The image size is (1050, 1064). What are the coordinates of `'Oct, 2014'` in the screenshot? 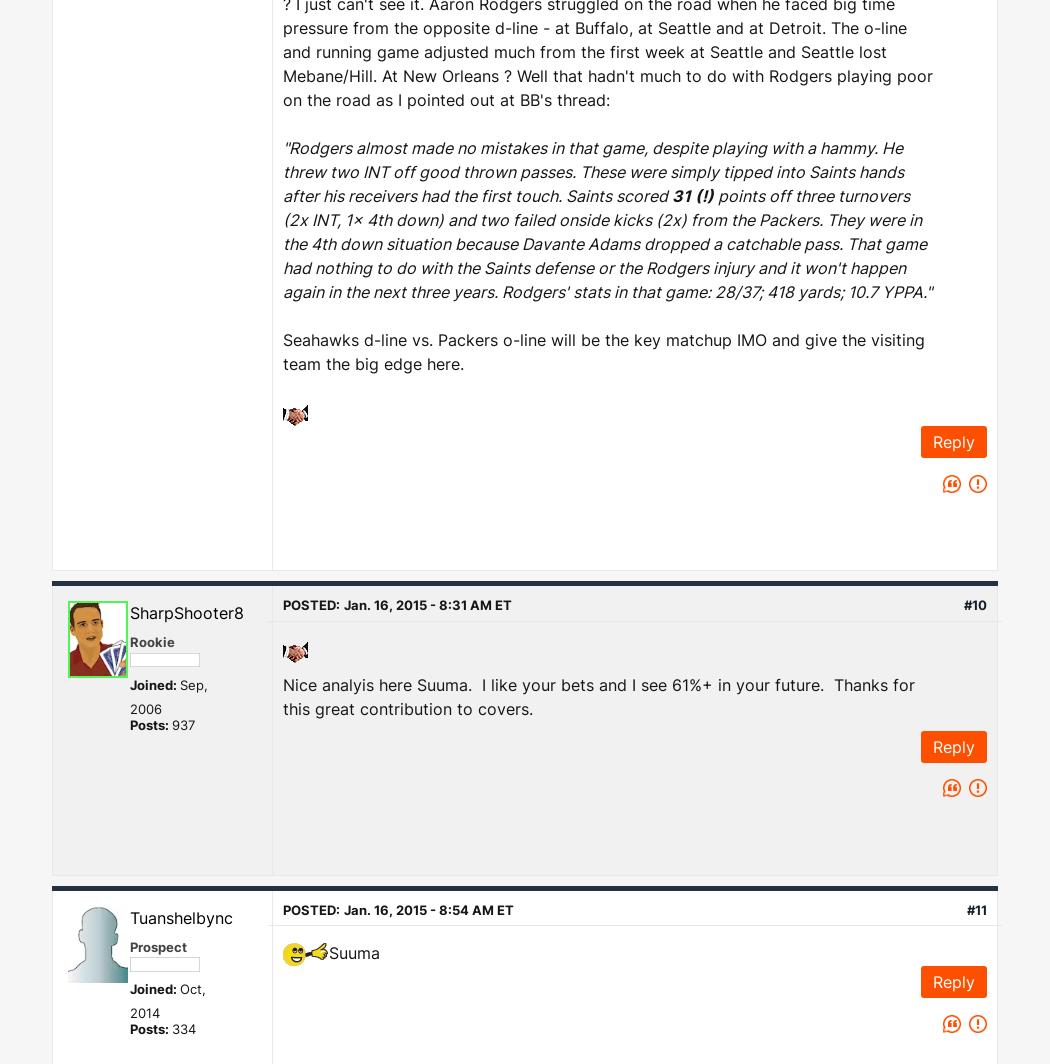 It's located at (168, 1001).